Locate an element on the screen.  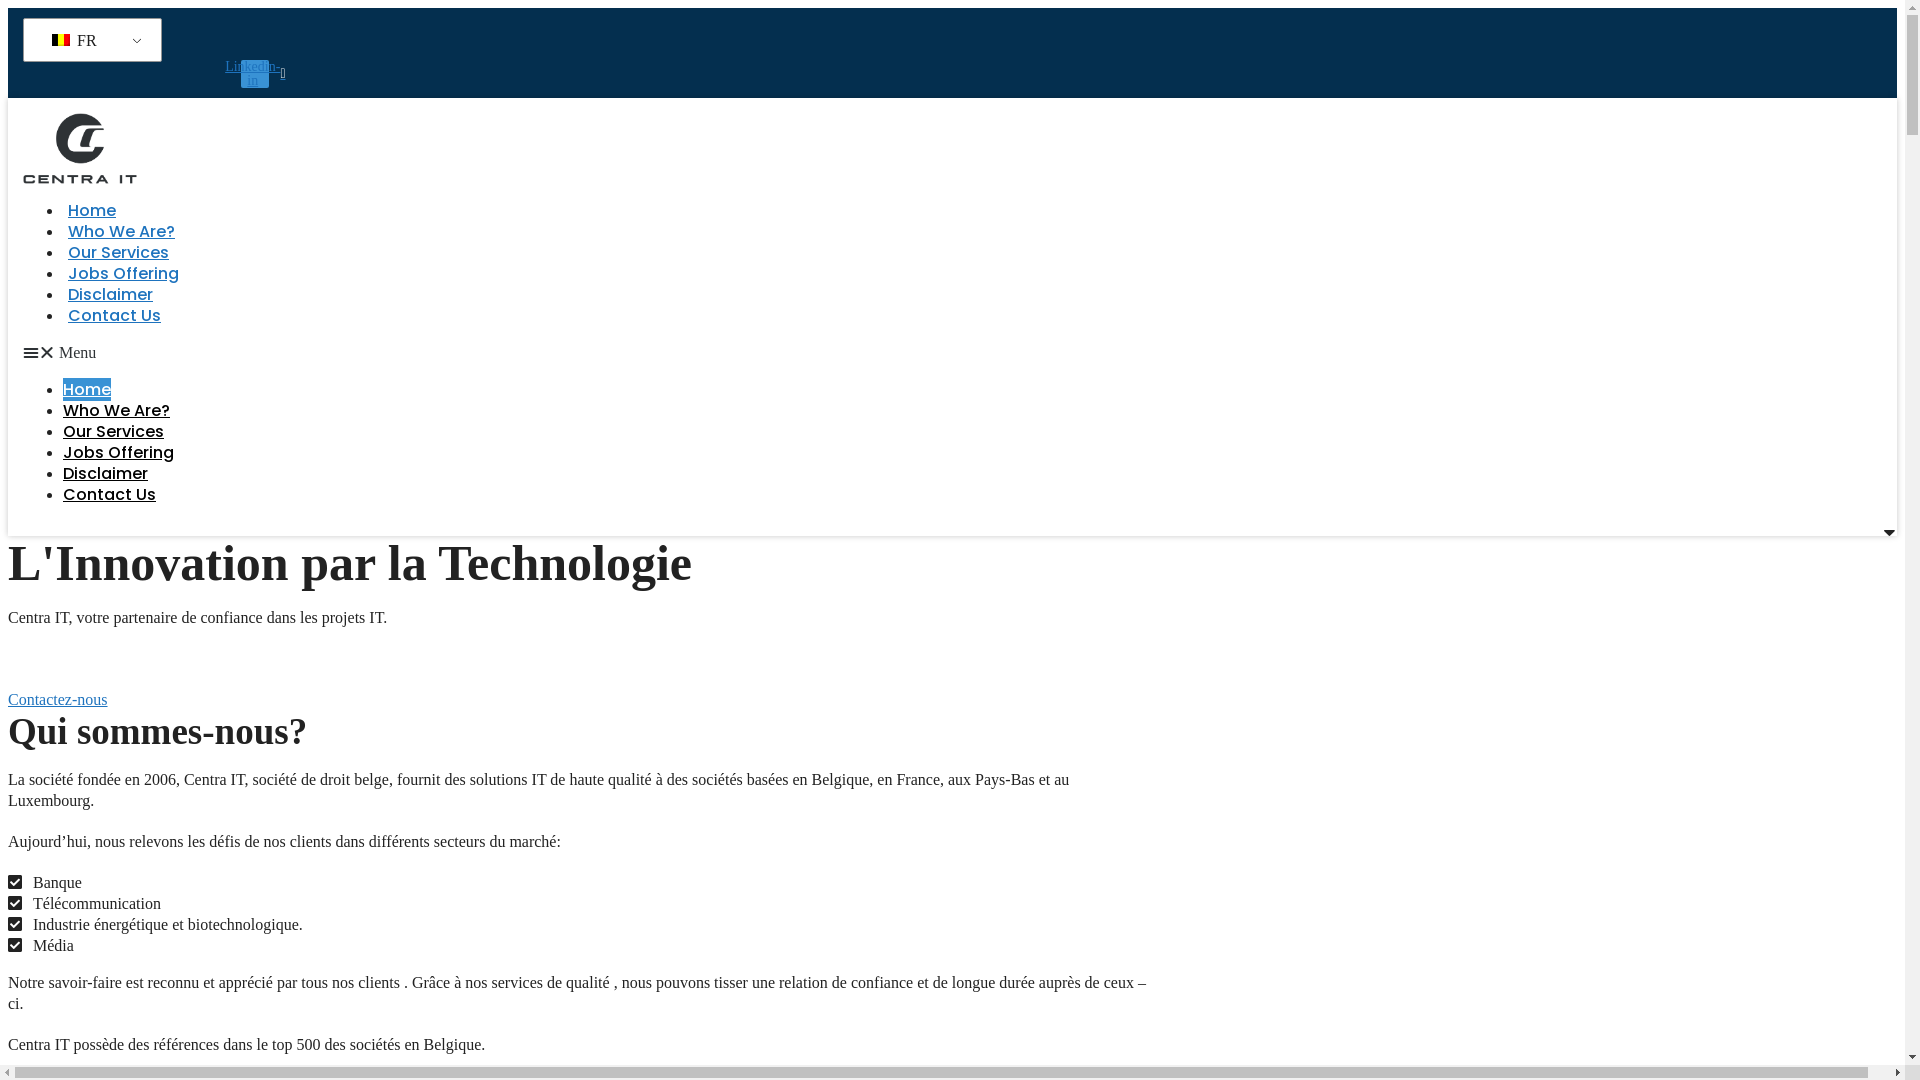
'Home' is located at coordinates (90, 210).